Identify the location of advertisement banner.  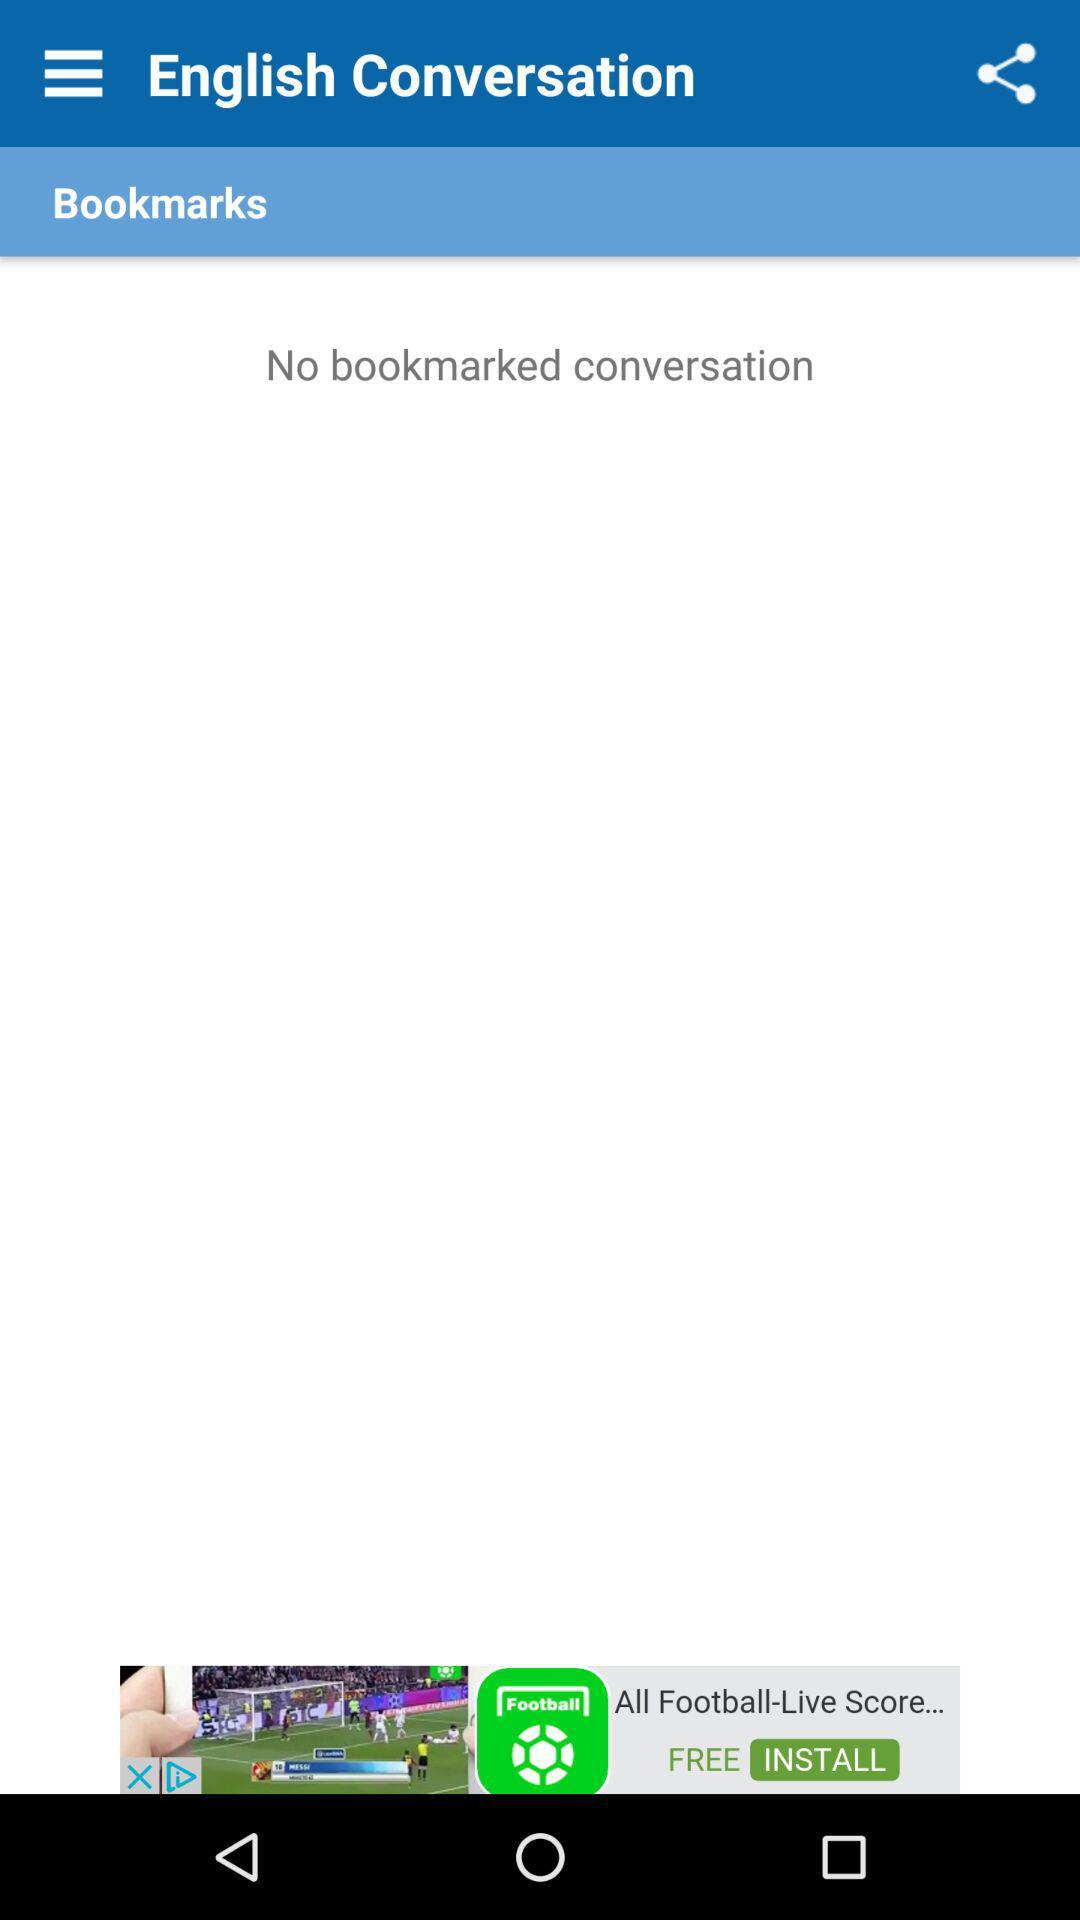
(540, 1727).